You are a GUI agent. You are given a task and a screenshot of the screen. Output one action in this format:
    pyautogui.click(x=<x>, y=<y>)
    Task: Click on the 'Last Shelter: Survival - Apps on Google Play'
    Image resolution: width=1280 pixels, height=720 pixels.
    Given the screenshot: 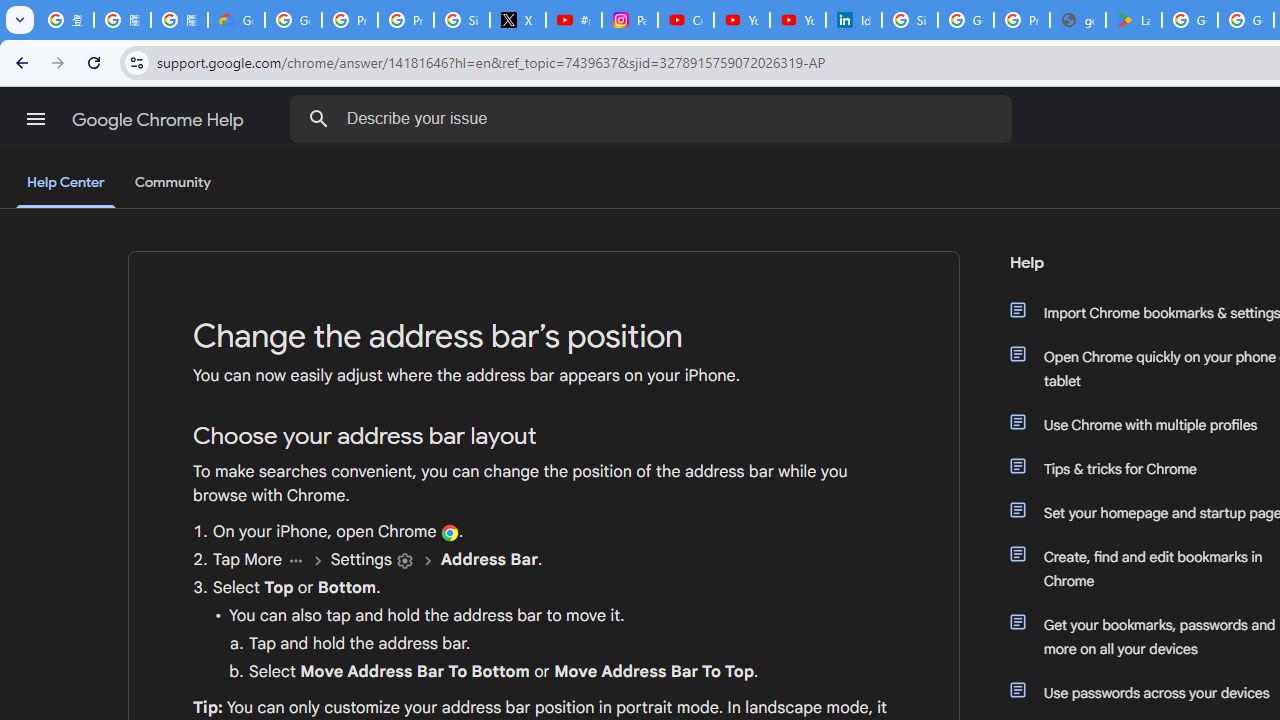 What is the action you would take?
    pyautogui.click(x=1134, y=20)
    